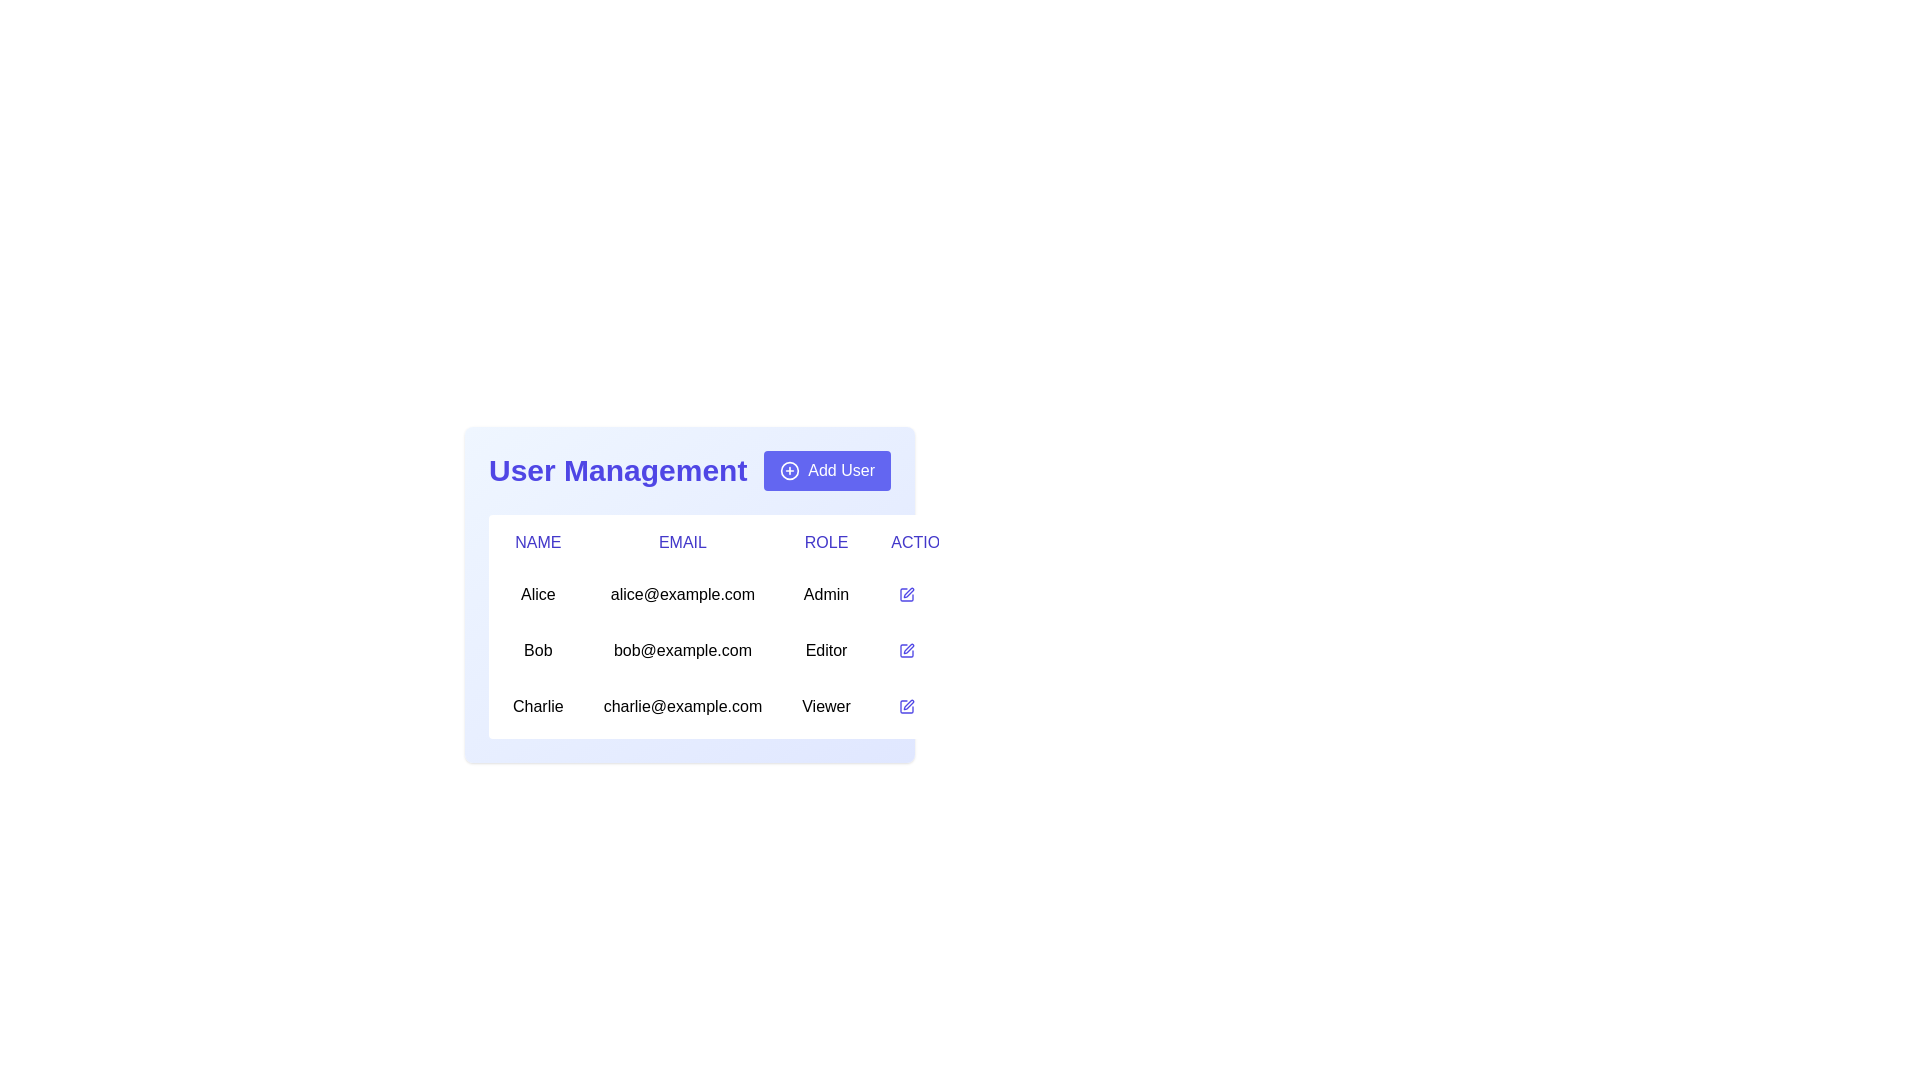 This screenshot has width=1920, height=1080. Describe the element at coordinates (538, 651) in the screenshot. I see `the text label displaying the name 'Bob' in black font, located in the 'NAME' column of the 'User Management' table, specifically in the second row` at that location.